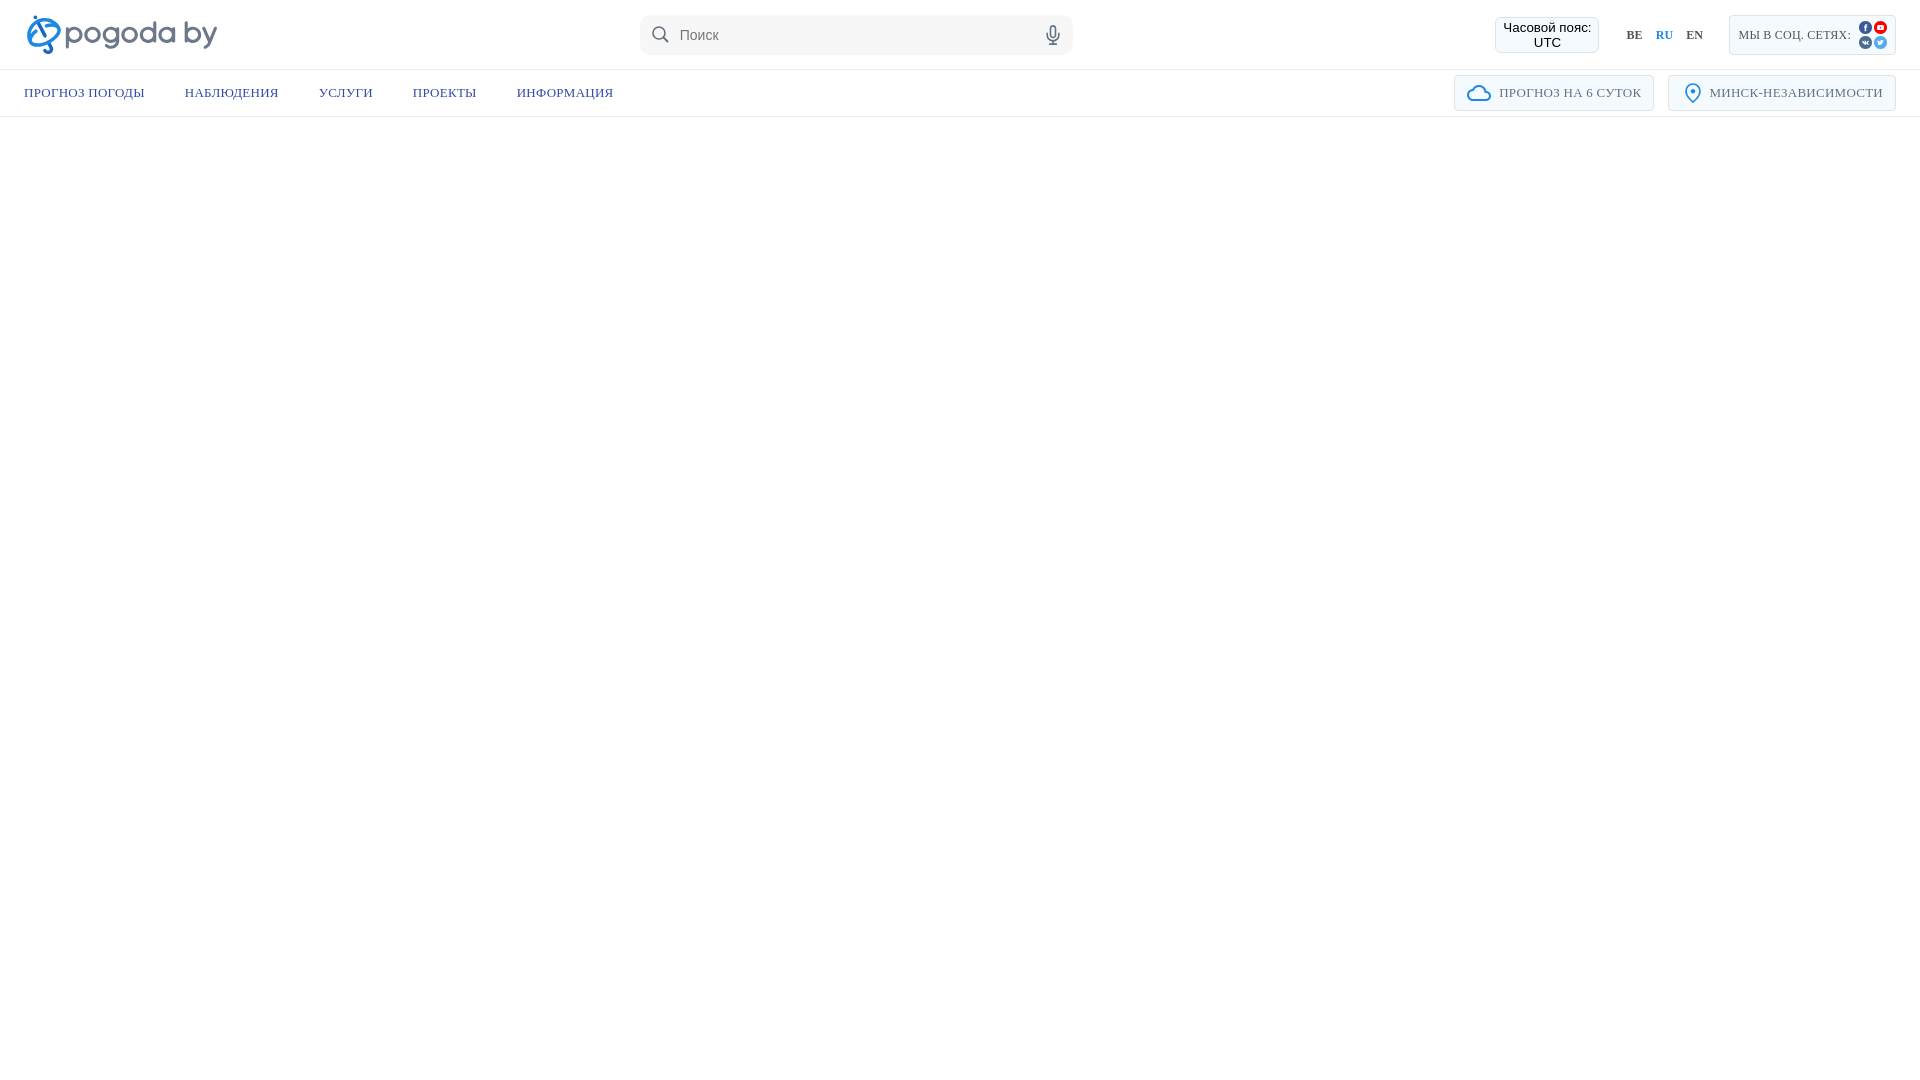 The image size is (1920, 1080). Describe the element at coordinates (1633, 34) in the screenshot. I see `'BE'` at that location.